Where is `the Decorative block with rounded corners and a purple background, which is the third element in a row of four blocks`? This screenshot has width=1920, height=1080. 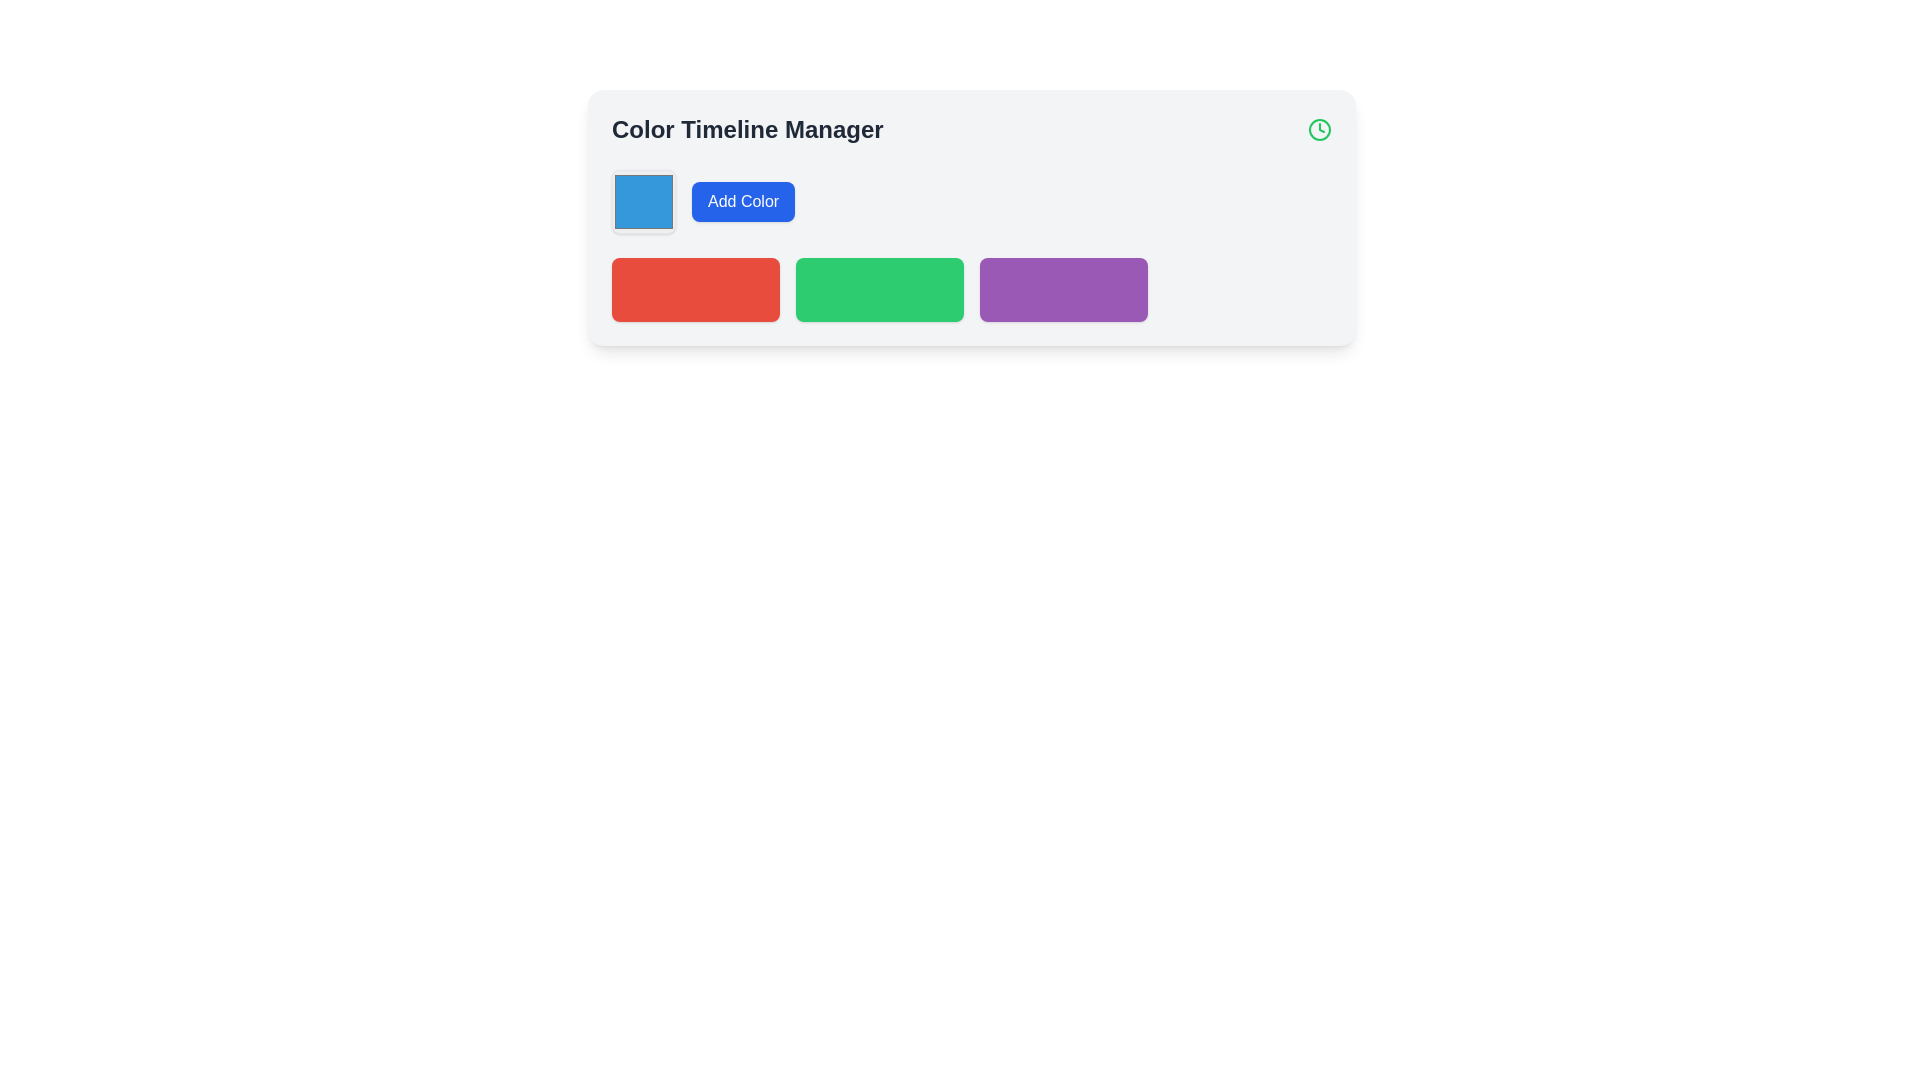 the Decorative block with rounded corners and a purple background, which is the third element in a row of four blocks is located at coordinates (1063, 289).